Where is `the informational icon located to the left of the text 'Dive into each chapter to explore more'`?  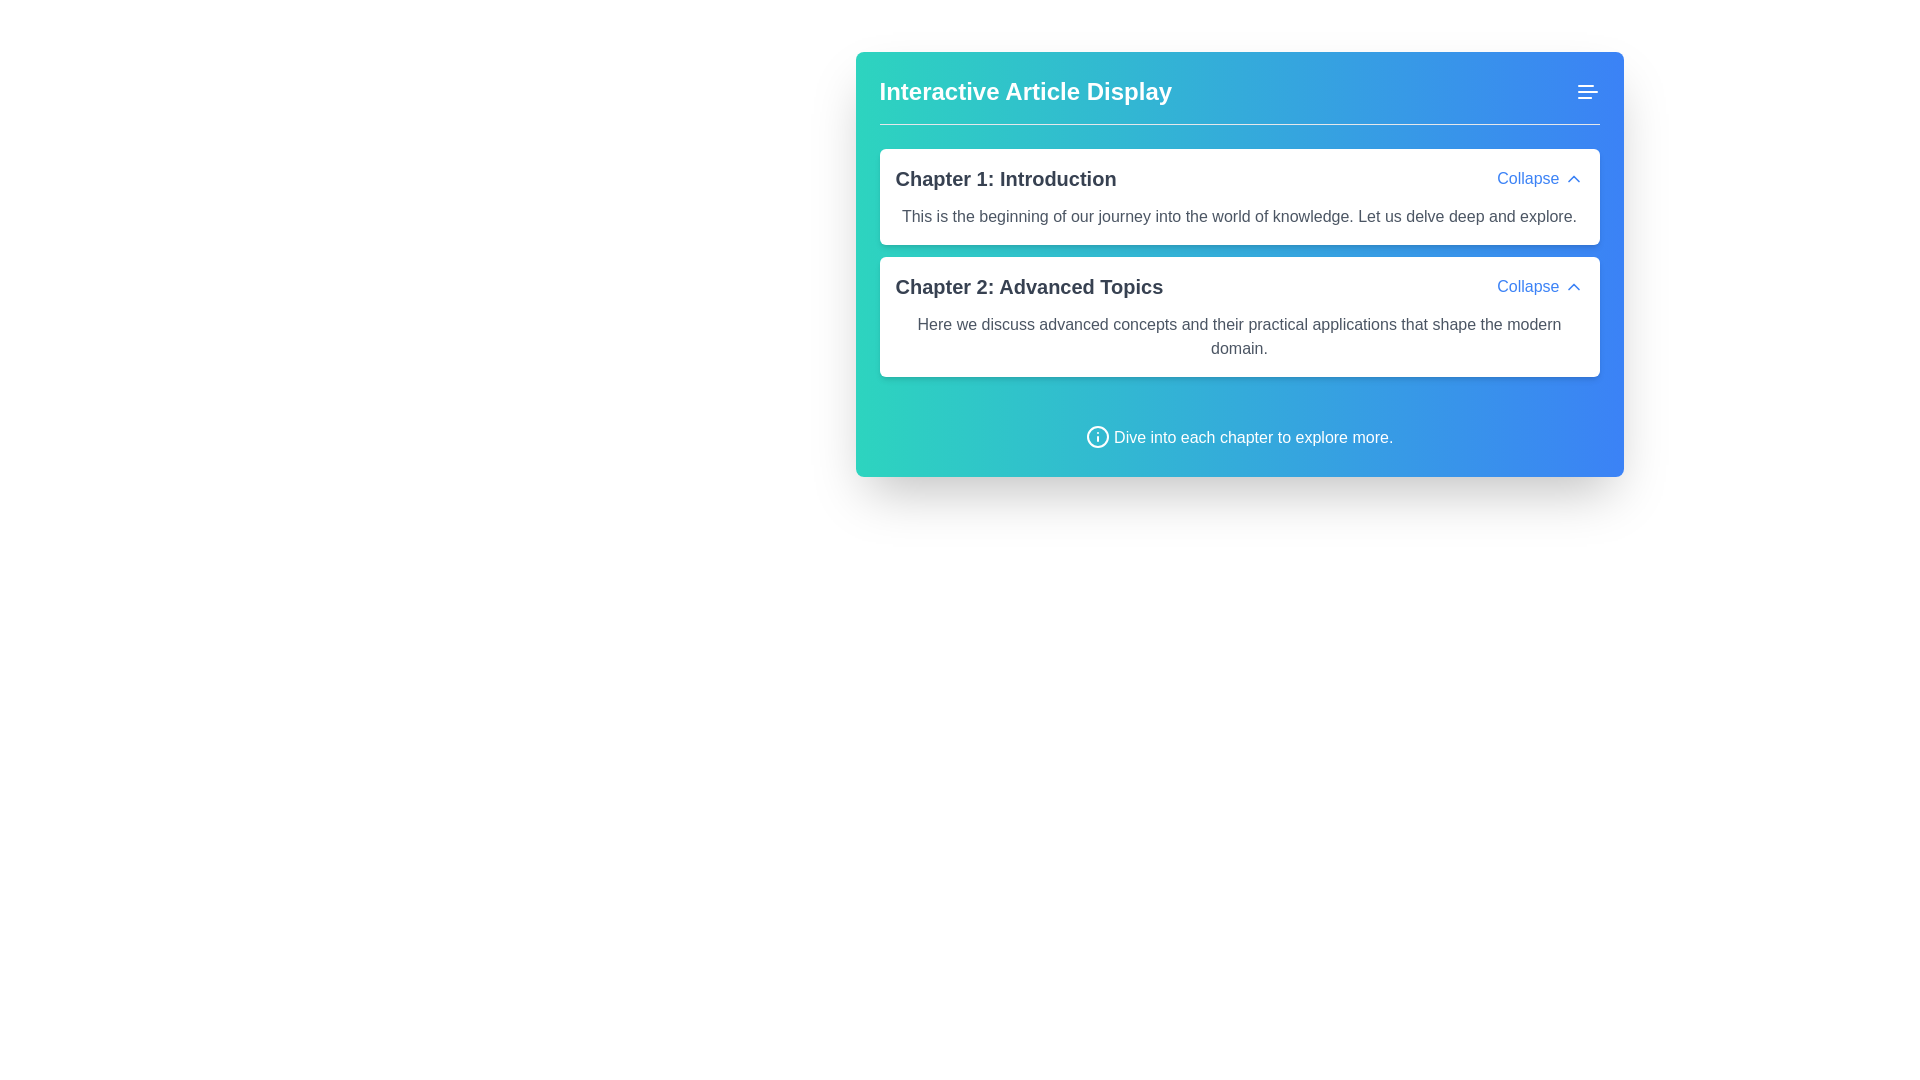
the informational icon located to the left of the text 'Dive into each chapter to explore more' is located at coordinates (1096, 435).